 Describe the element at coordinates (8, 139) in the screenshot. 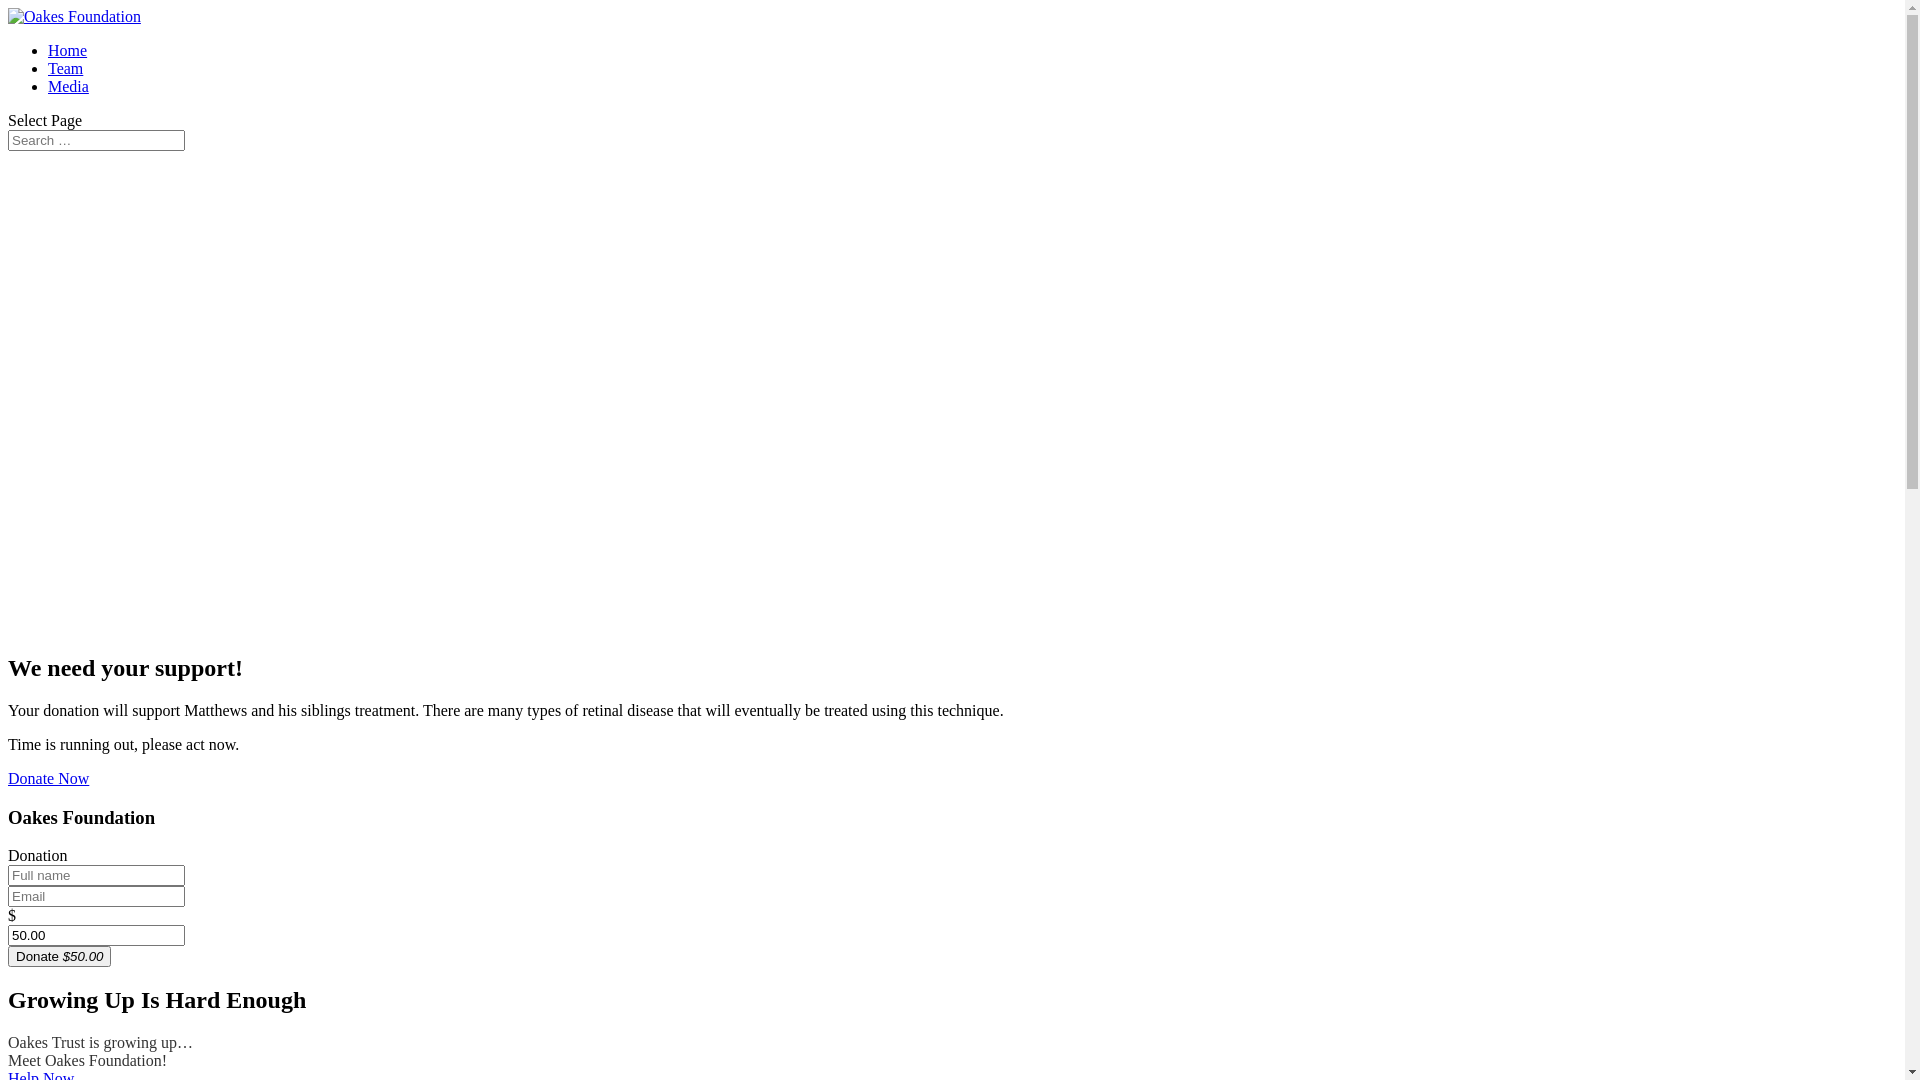

I see `'Search for:'` at that location.